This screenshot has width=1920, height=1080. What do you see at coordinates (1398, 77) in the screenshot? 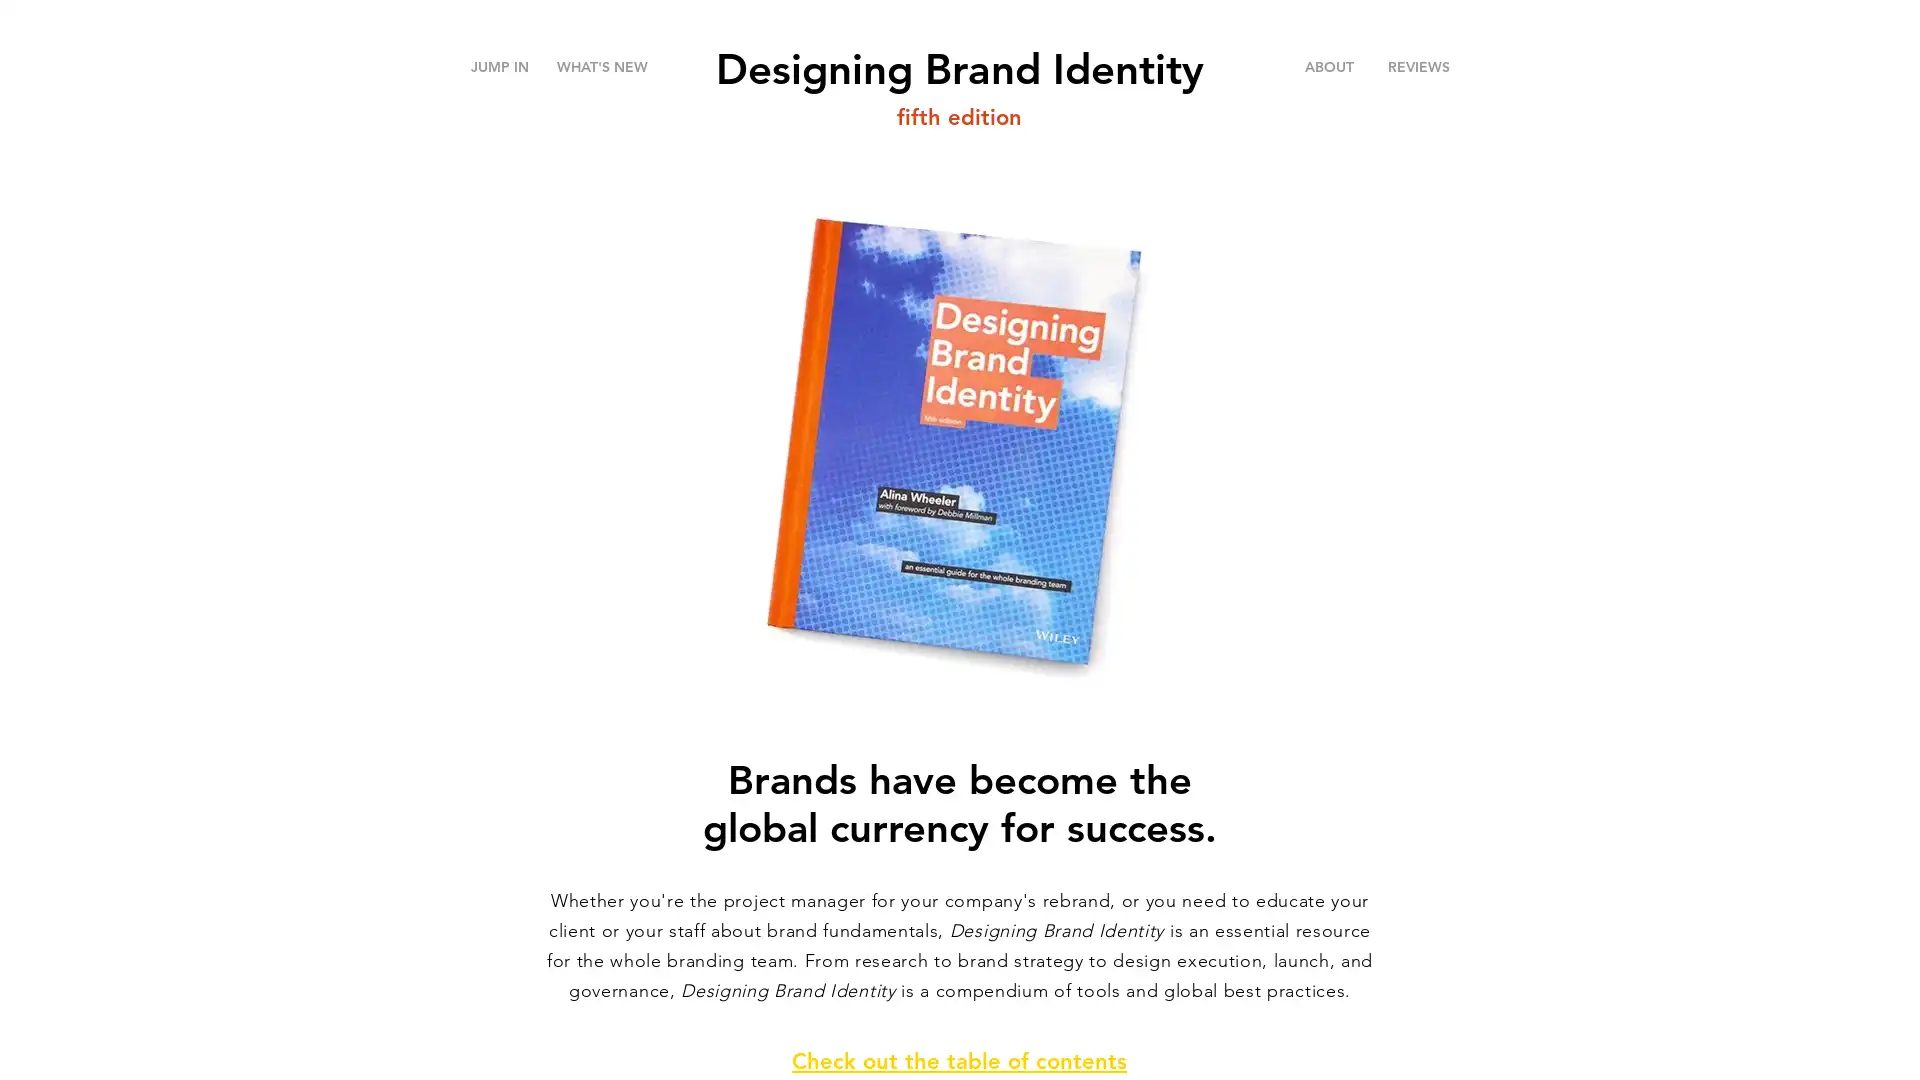
I see `FAQS` at bounding box center [1398, 77].